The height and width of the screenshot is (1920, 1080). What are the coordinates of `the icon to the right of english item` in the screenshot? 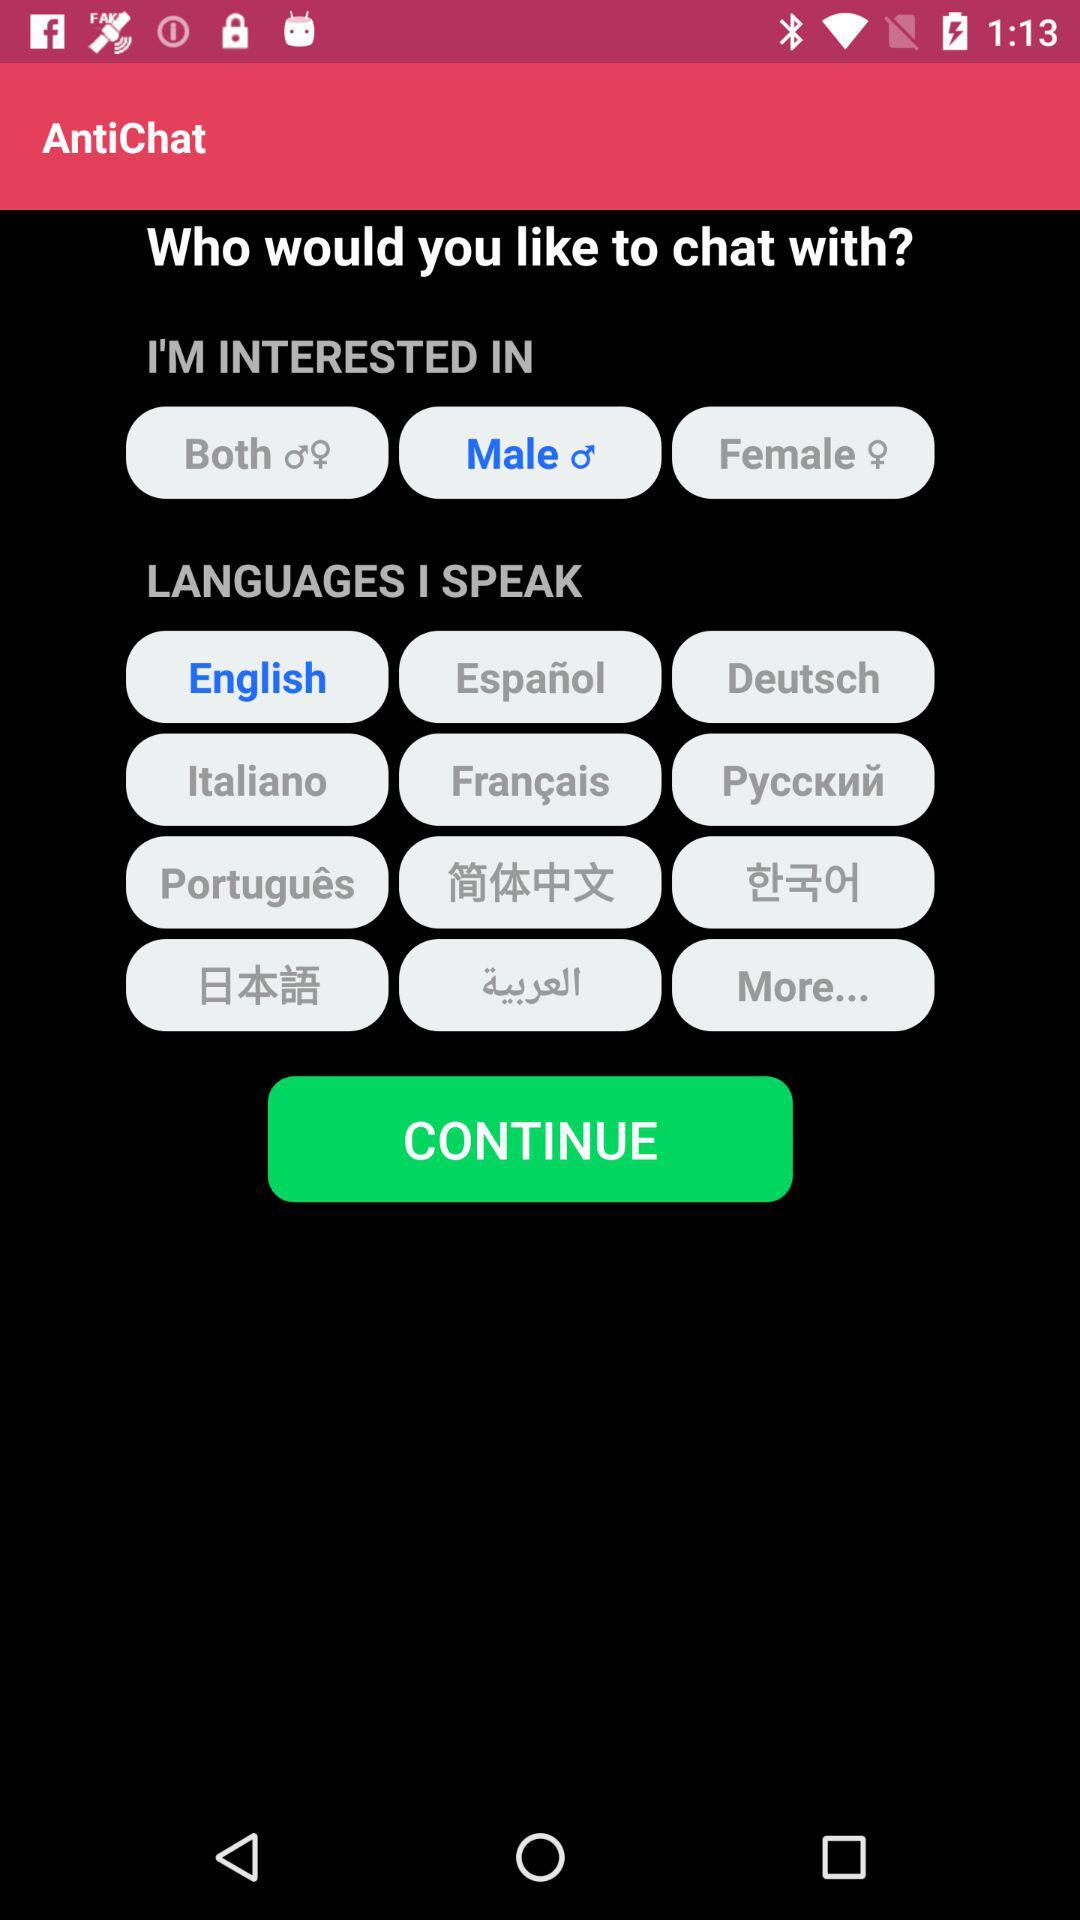 It's located at (529, 676).